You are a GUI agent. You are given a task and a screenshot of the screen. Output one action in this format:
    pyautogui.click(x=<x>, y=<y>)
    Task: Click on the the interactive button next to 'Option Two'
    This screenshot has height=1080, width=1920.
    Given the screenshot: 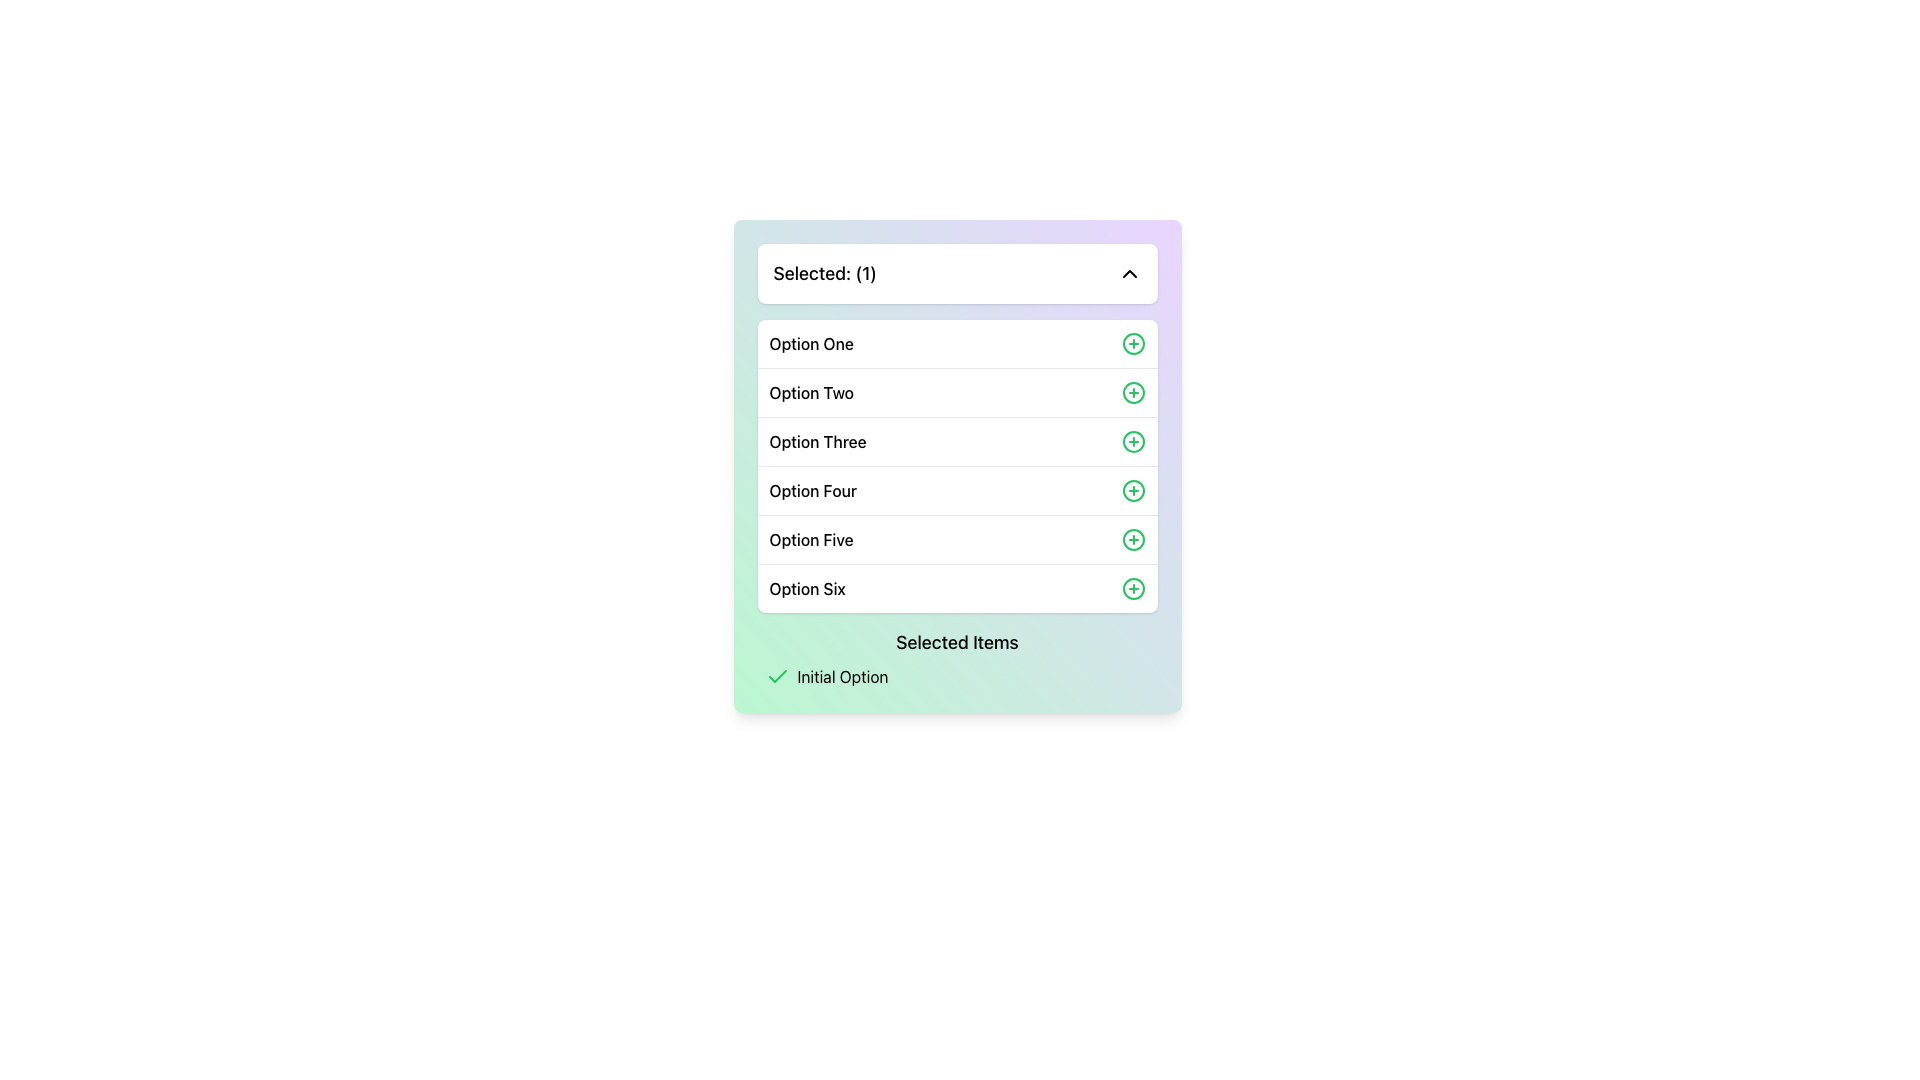 What is the action you would take?
    pyautogui.click(x=1133, y=393)
    